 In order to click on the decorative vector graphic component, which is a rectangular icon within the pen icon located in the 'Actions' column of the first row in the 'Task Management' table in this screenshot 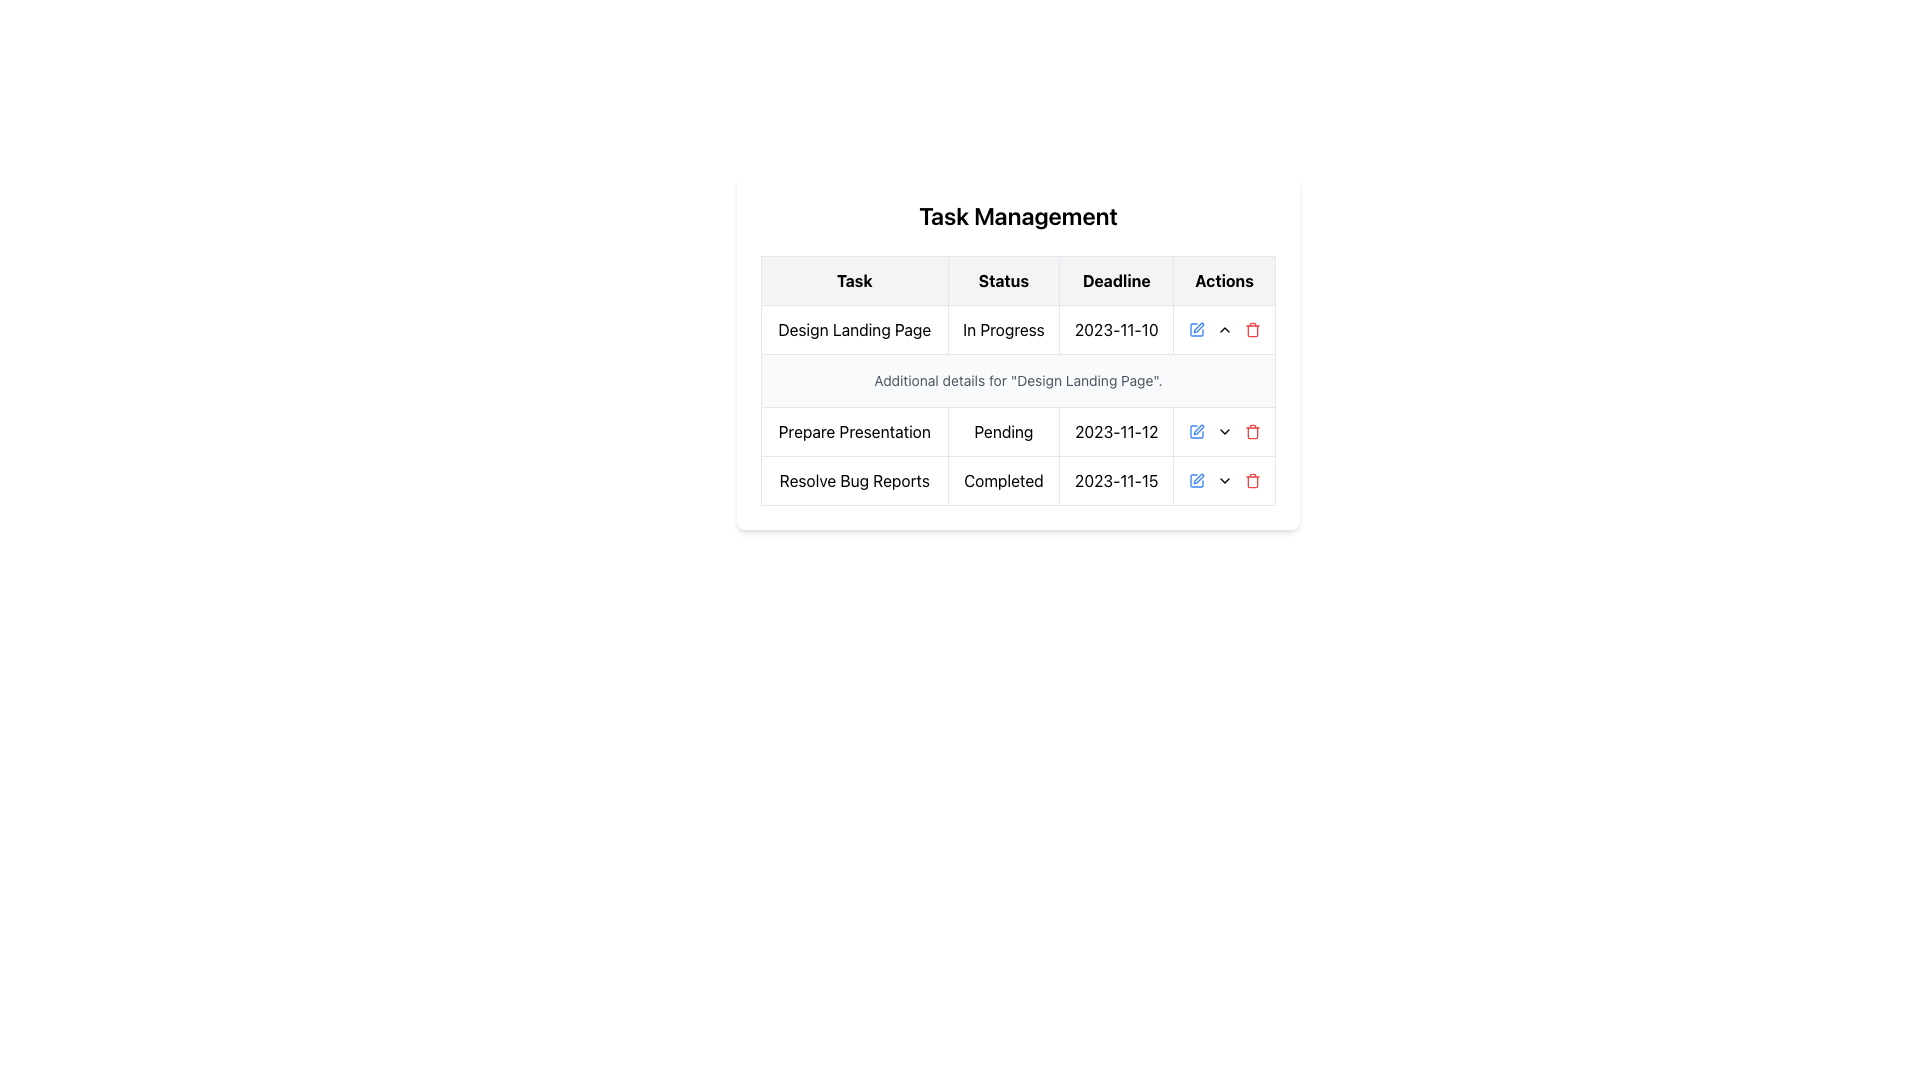, I will do `click(1196, 481)`.